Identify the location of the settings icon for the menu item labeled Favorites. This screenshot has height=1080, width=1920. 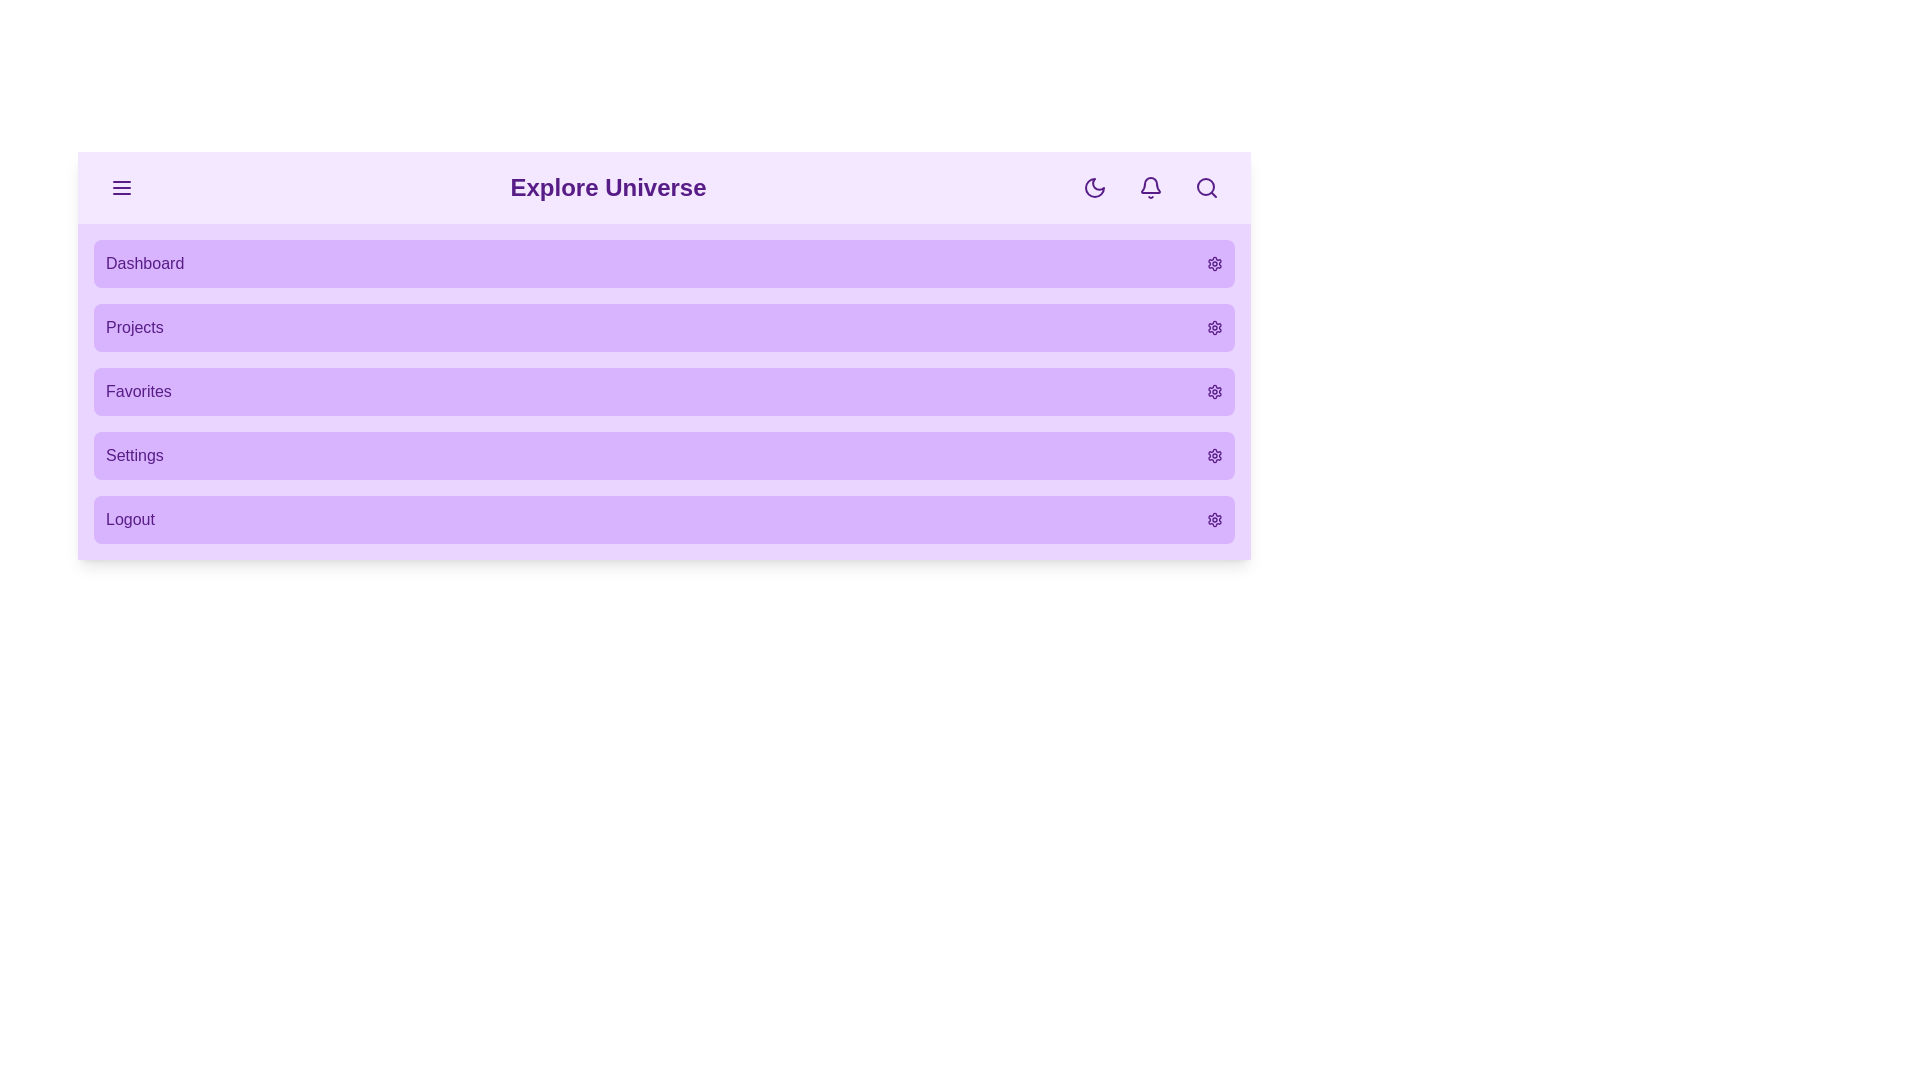
(1213, 392).